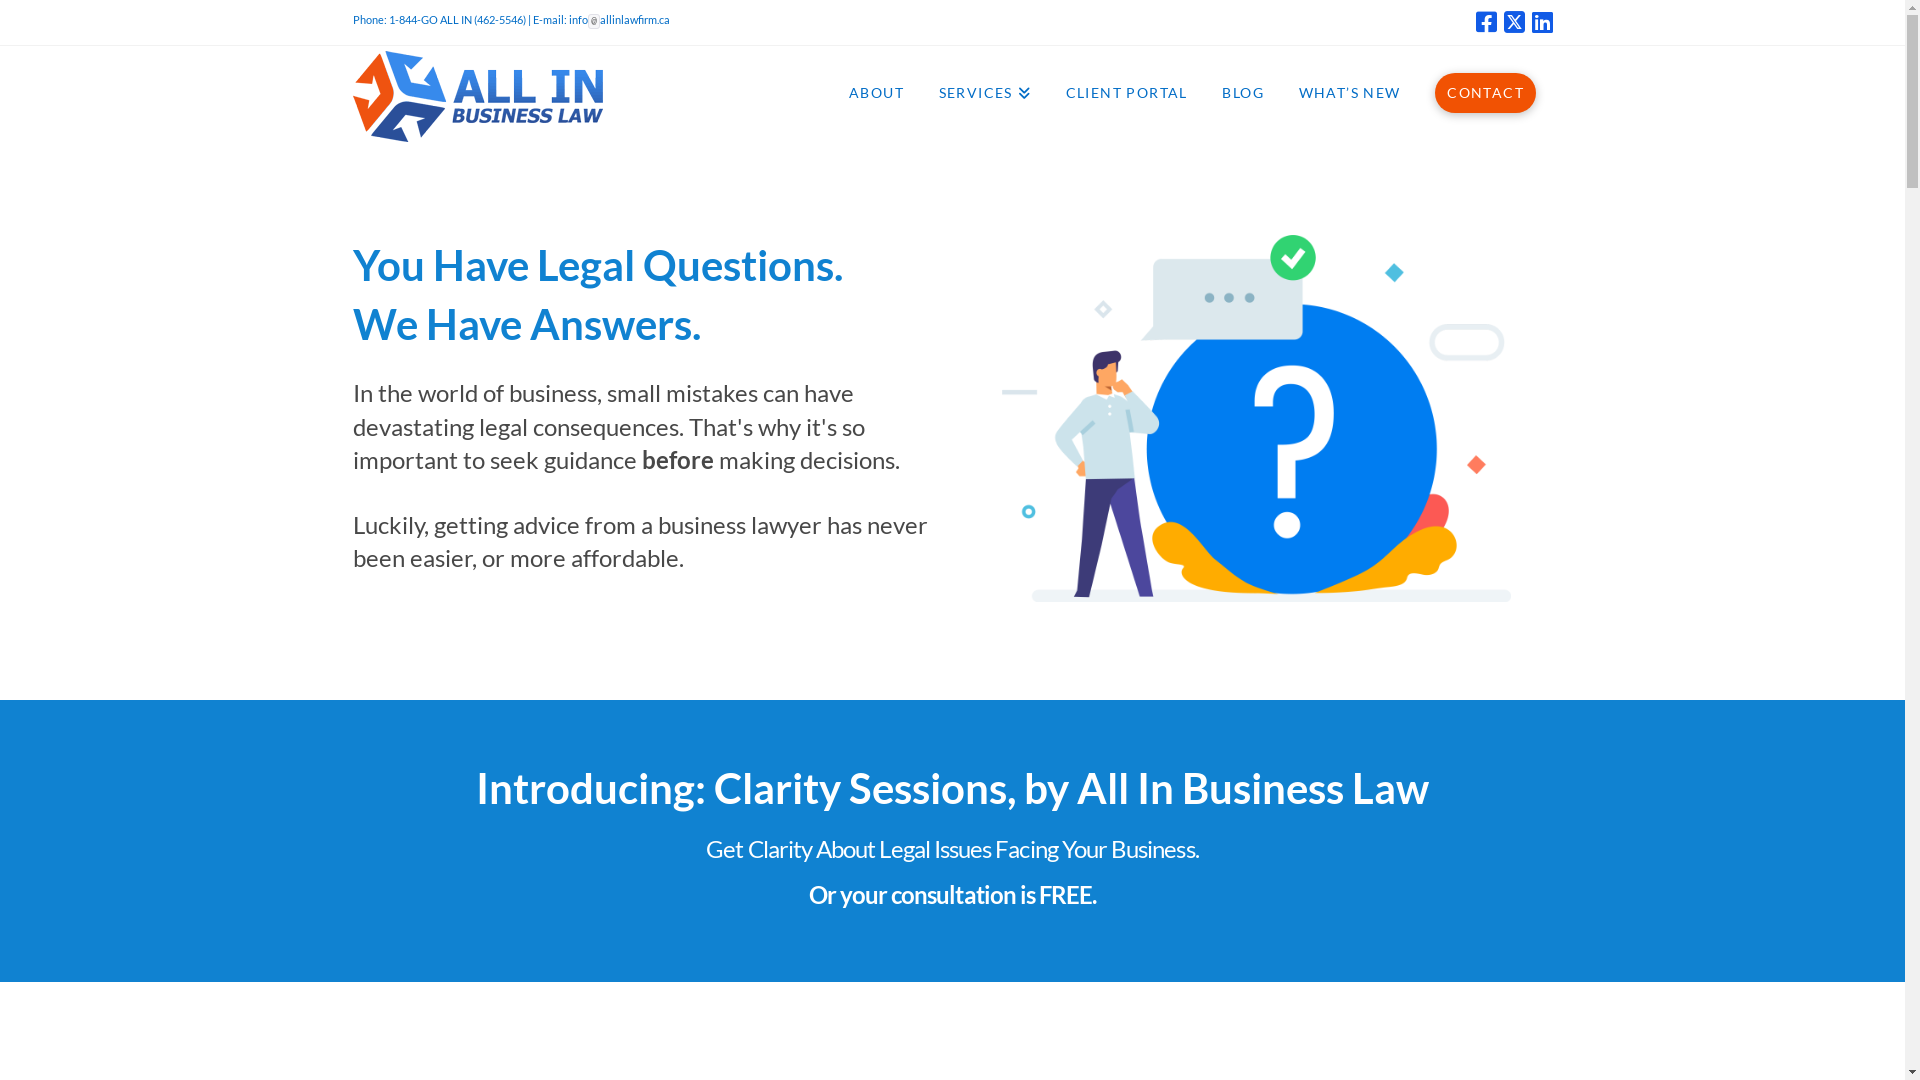  Describe the element at coordinates (1203, 91) in the screenshot. I see `'BLOG'` at that location.